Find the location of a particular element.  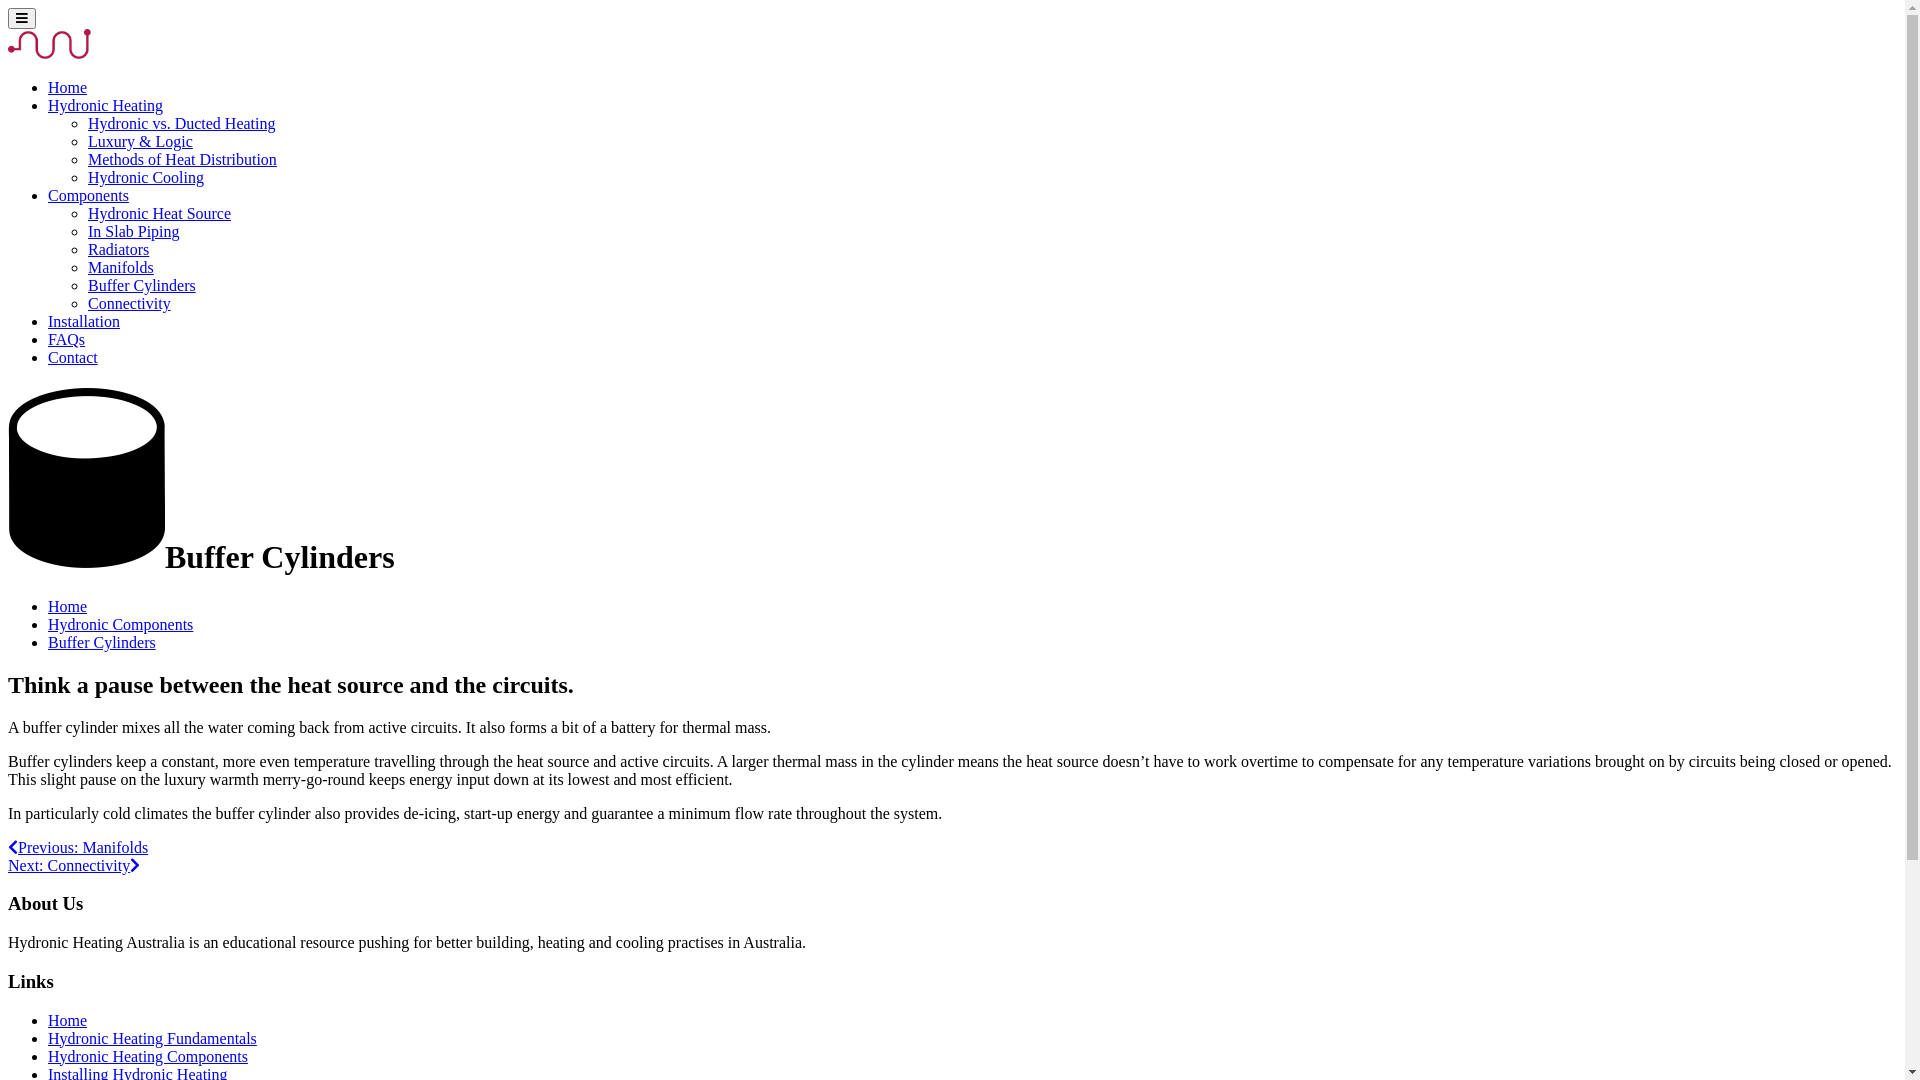

'Hydronic vs. Ducted Heating' is located at coordinates (182, 123).